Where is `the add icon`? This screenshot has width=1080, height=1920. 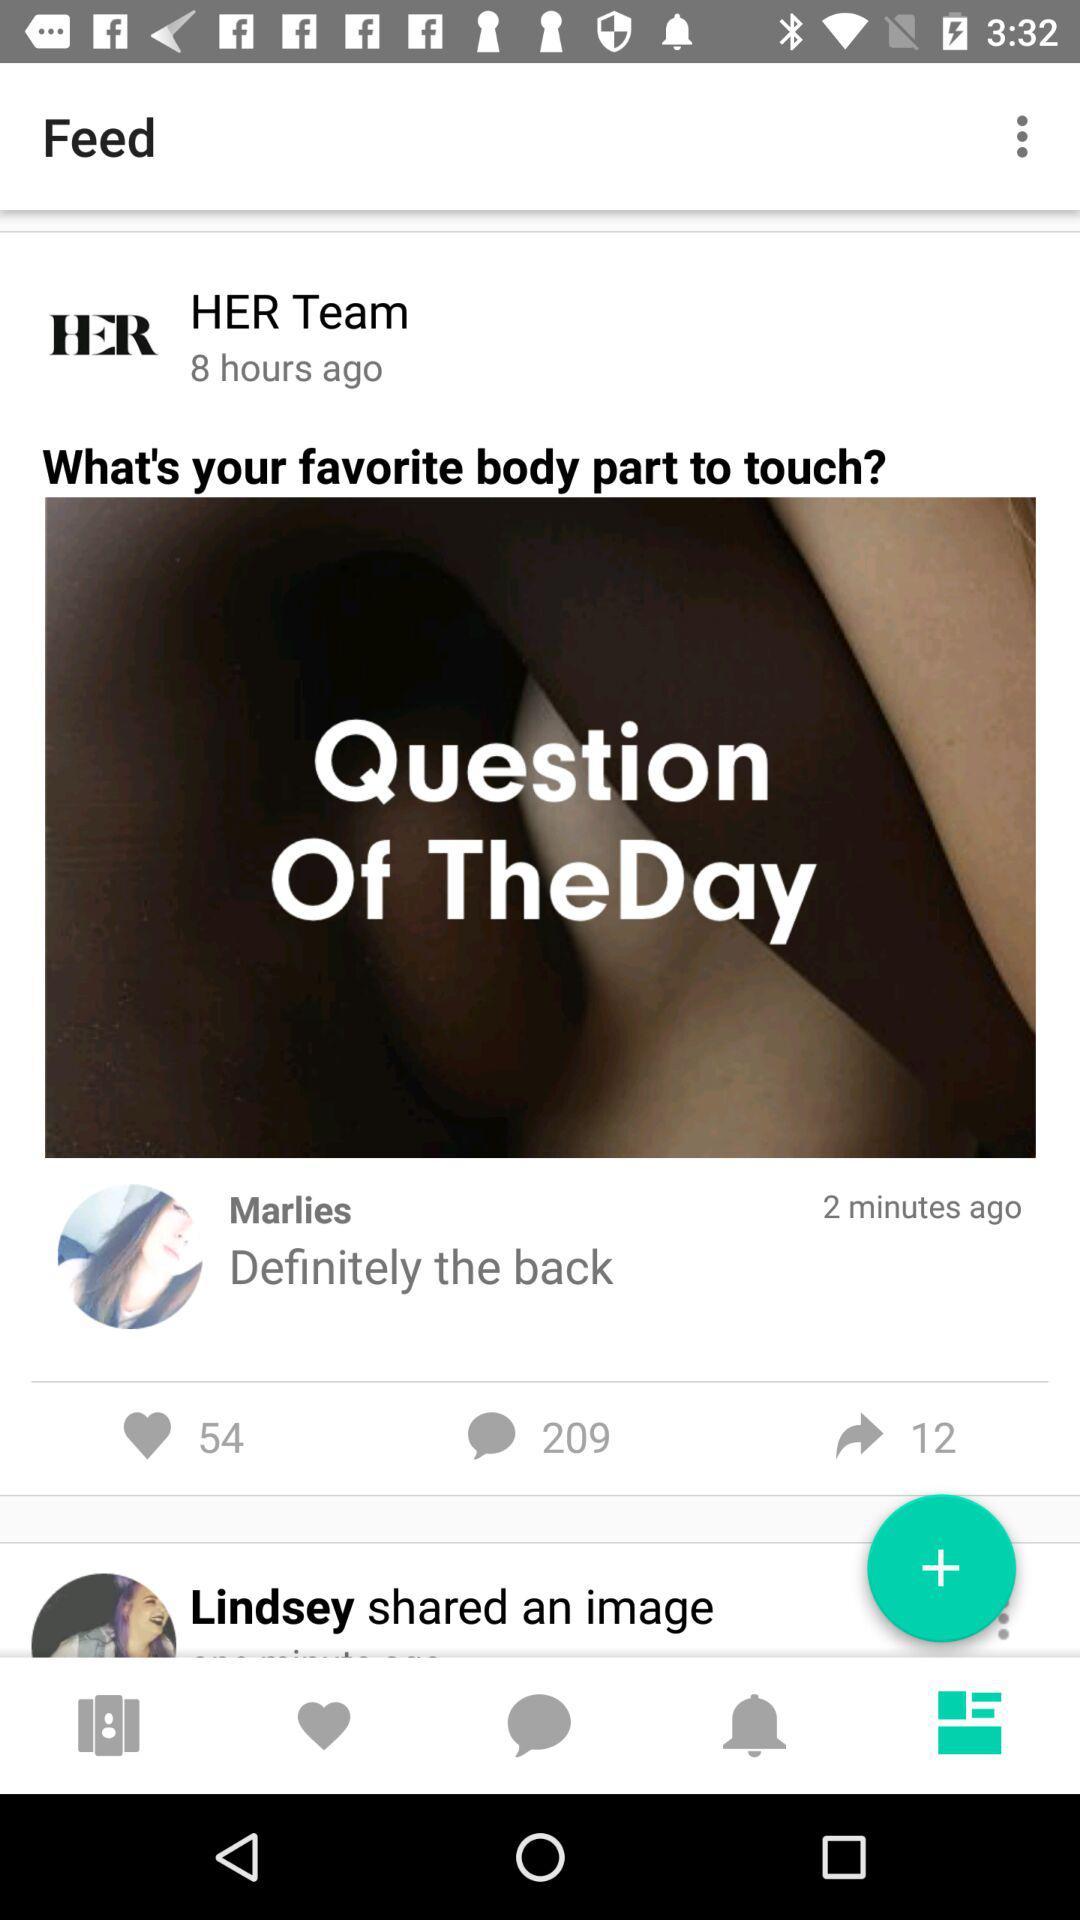 the add icon is located at coordinates (941, 1575).